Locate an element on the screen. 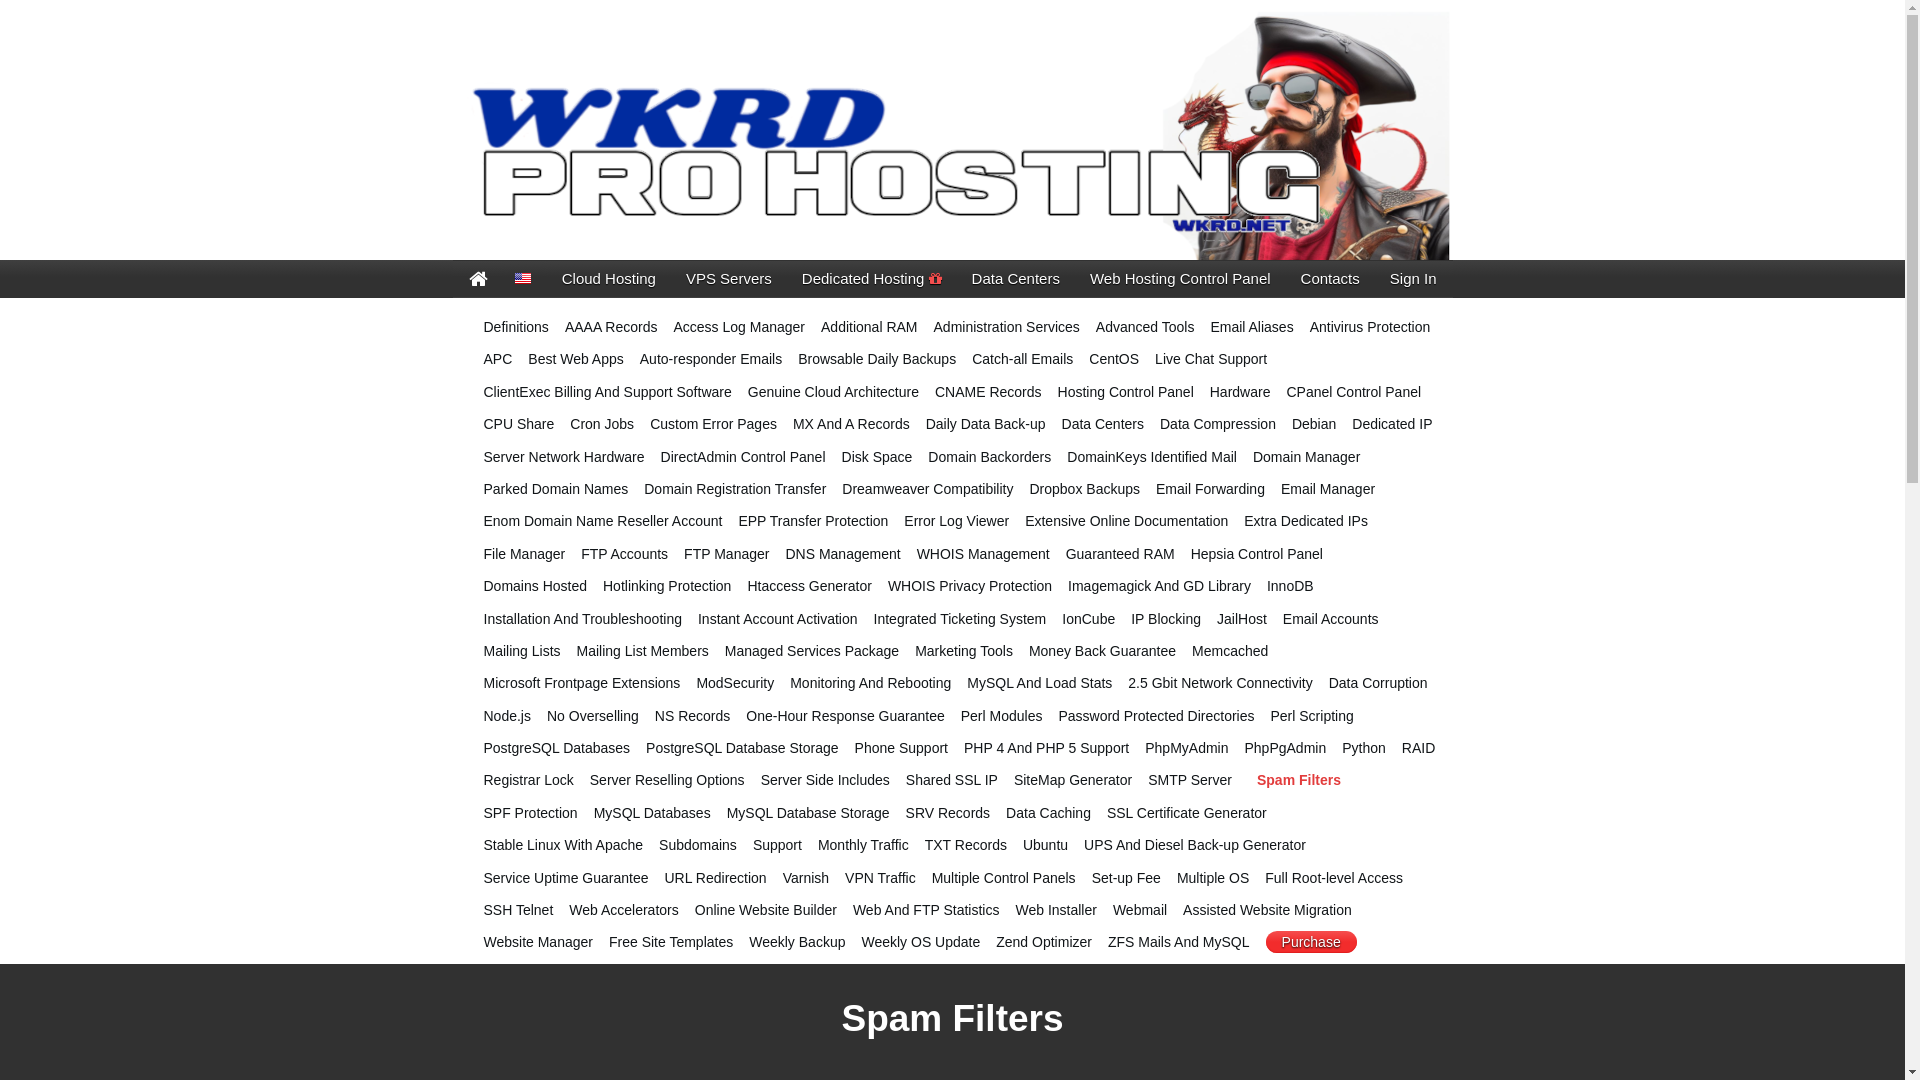 This screenshot has height=1080, width=1920. 'Disk Space' is located at coordinates (877, 456).